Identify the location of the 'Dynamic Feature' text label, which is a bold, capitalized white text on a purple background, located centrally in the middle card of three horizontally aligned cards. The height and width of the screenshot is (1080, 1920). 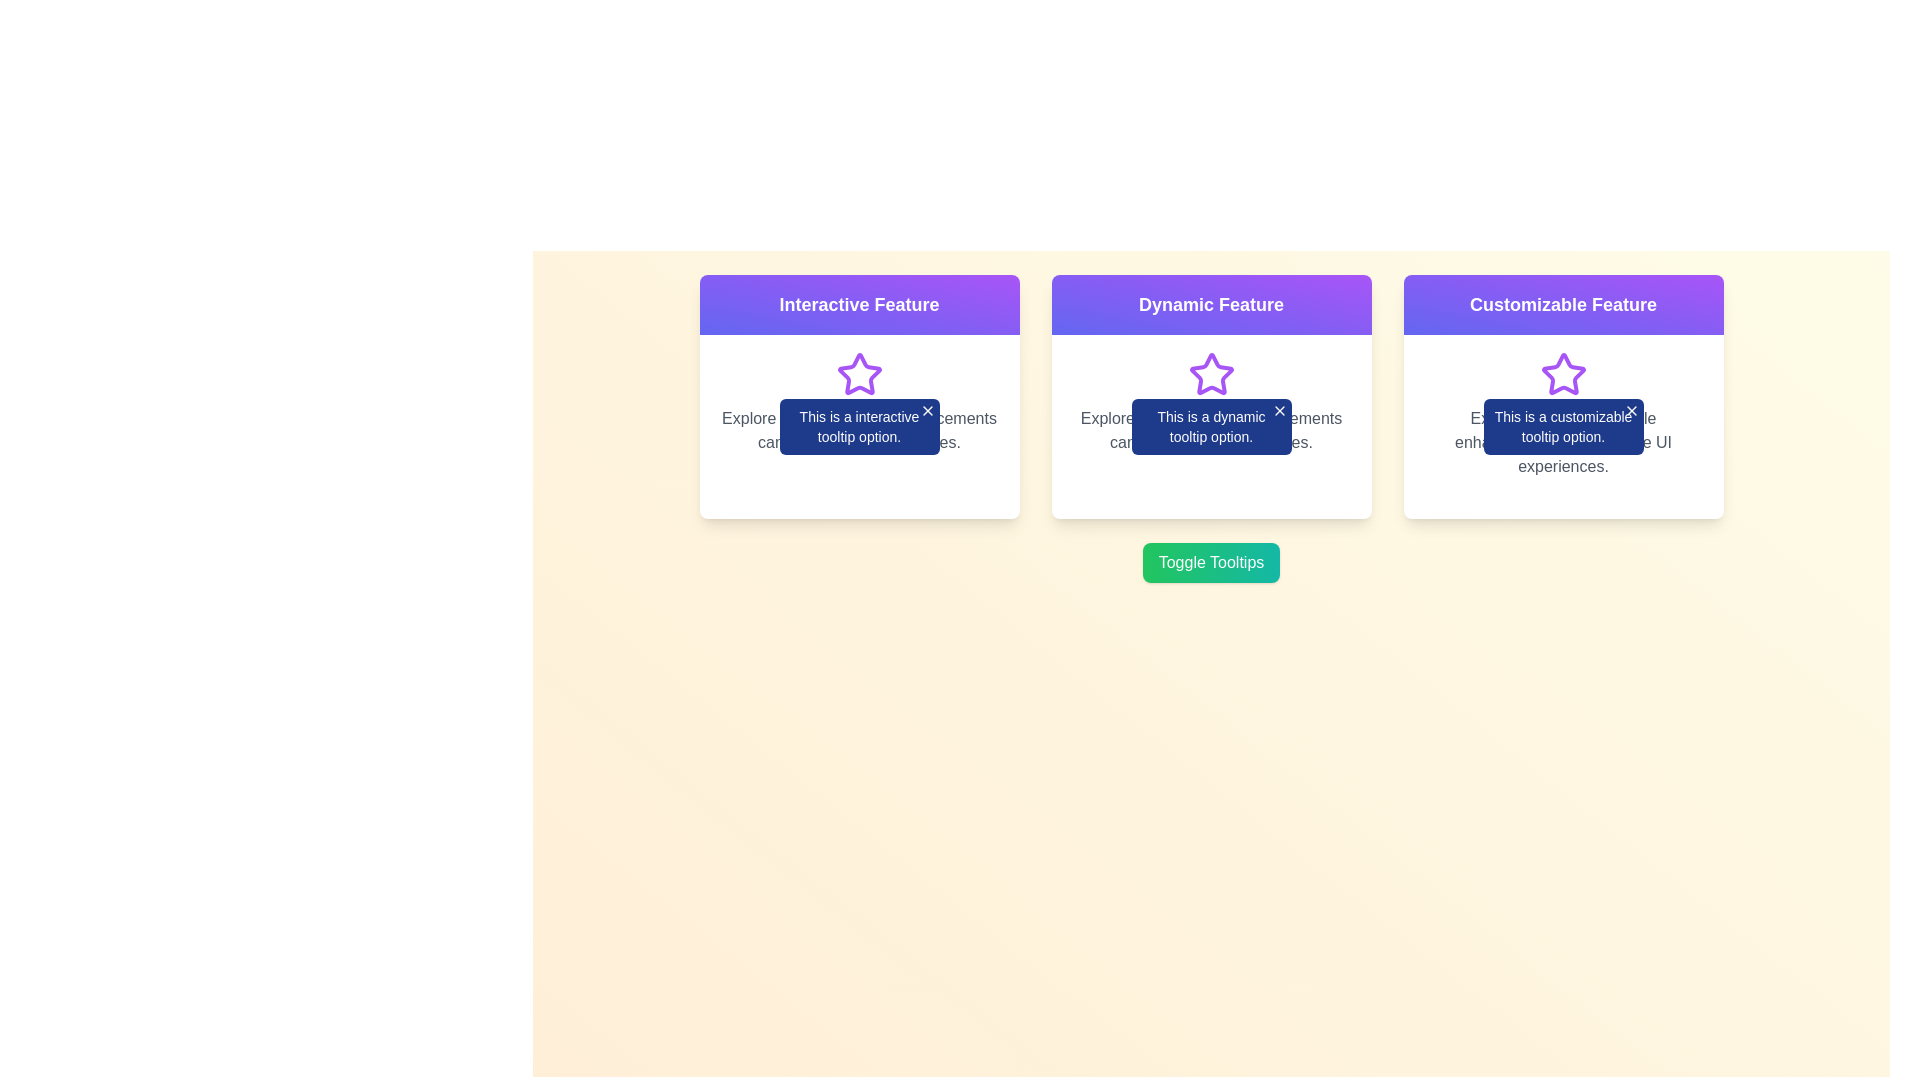
(1210, 304).